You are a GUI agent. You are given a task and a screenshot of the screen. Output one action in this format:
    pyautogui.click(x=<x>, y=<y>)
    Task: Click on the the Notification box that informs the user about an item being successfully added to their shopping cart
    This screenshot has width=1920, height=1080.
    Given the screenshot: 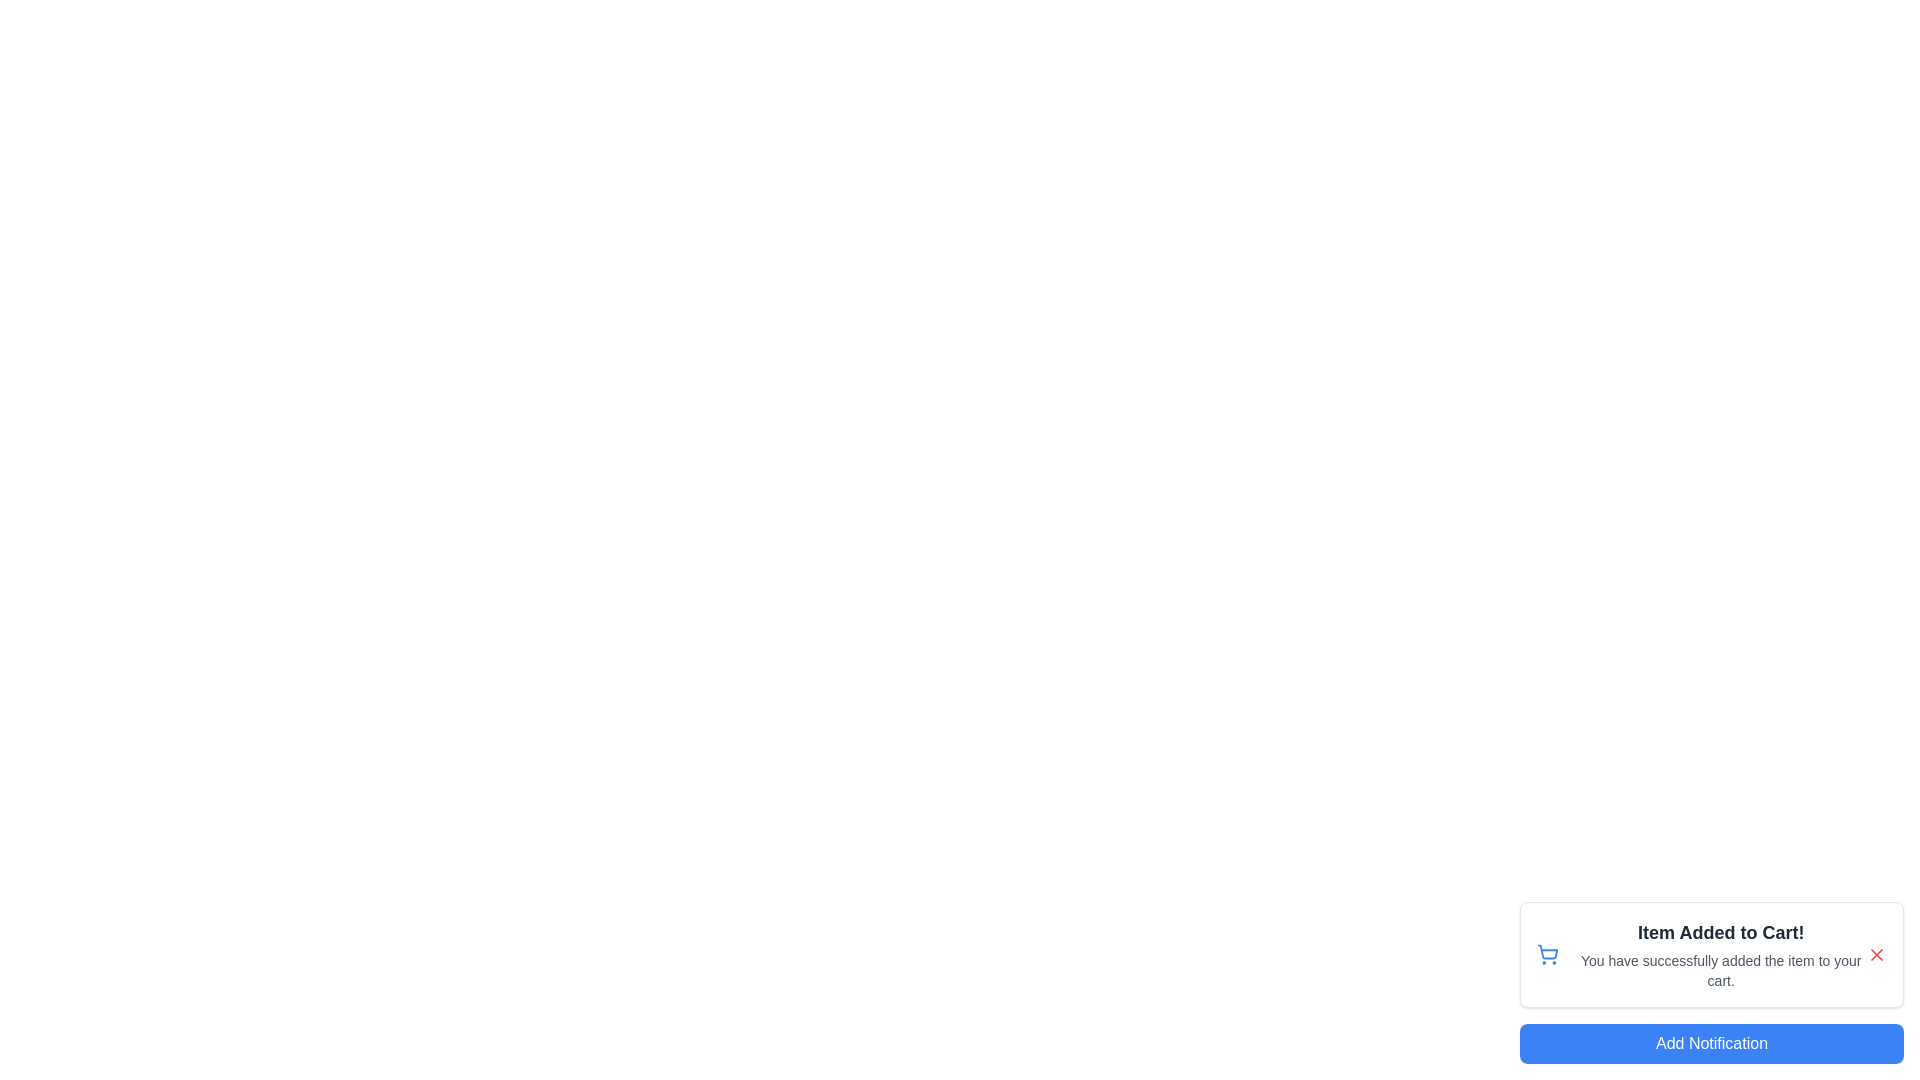 What is the action you would take?
    pyautogui.click(x=1711, y=954)
    